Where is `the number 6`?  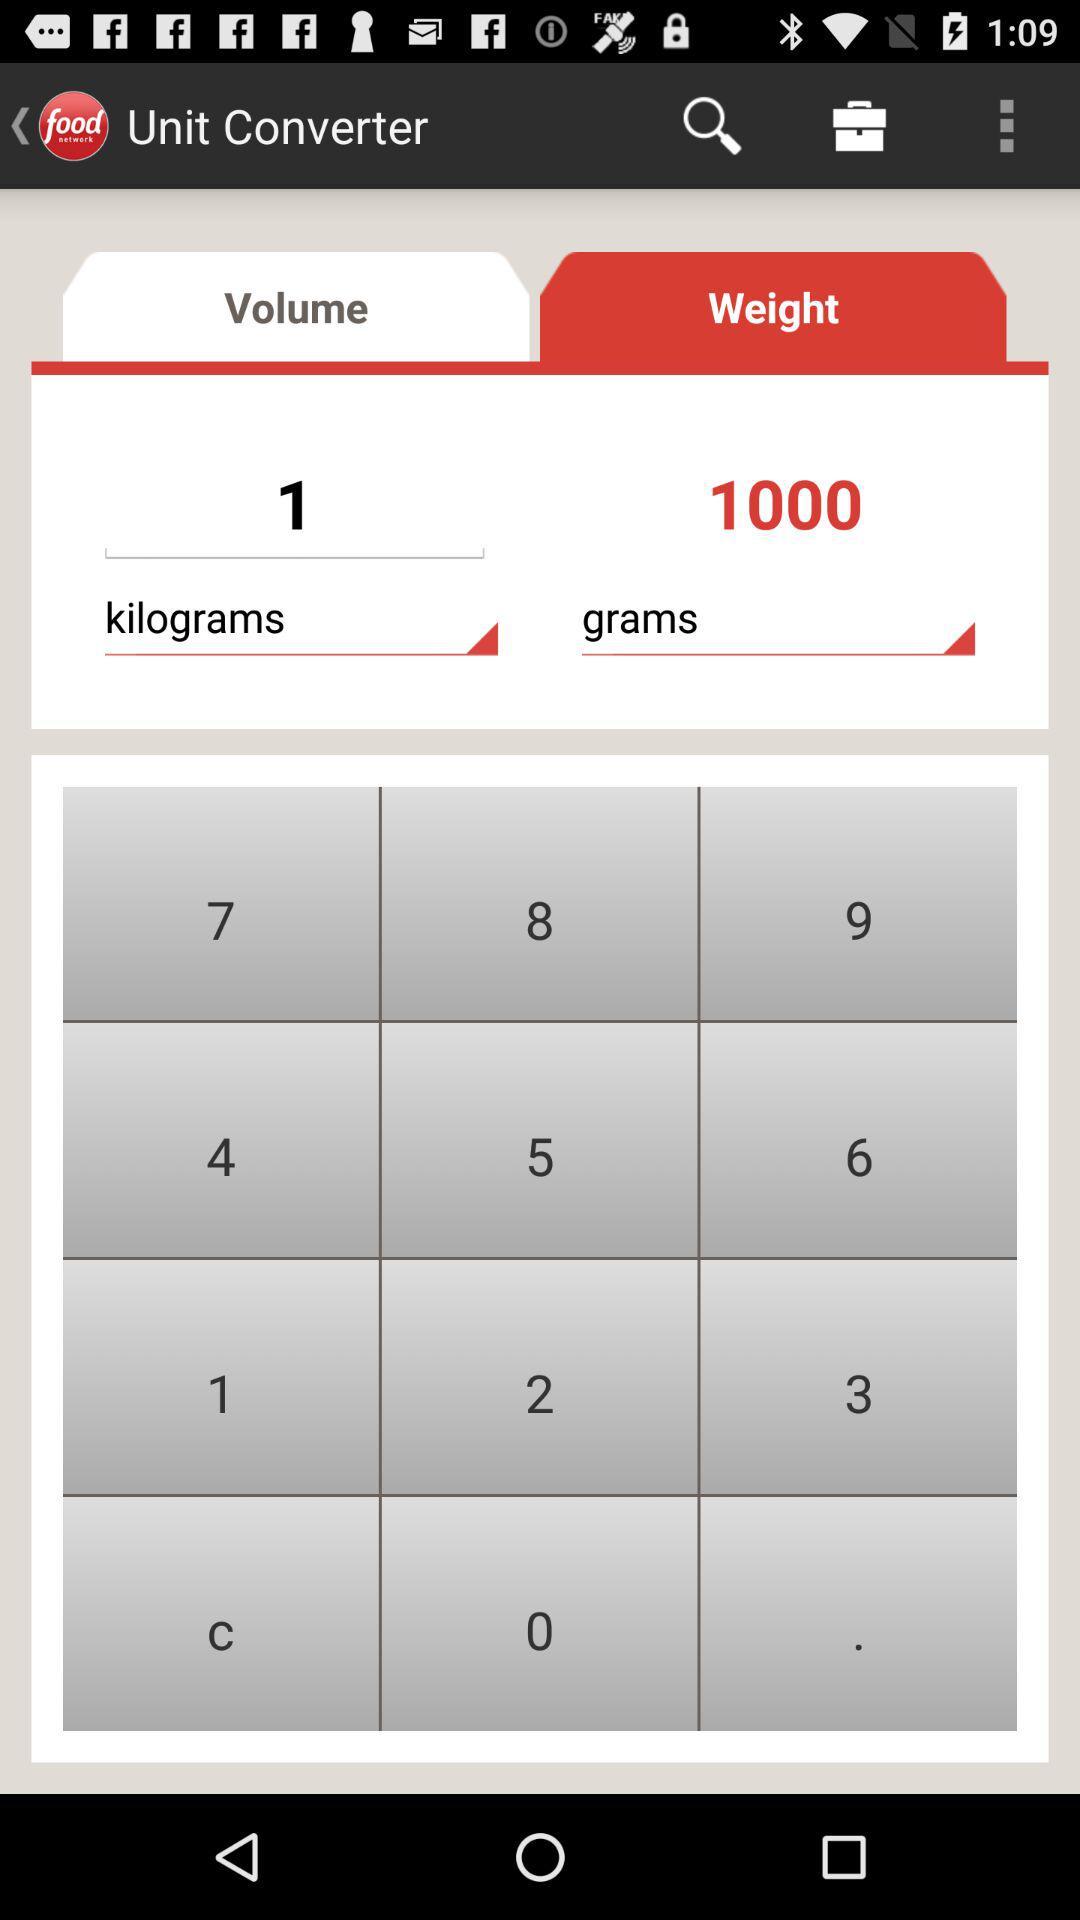
the number 6 is located at coordinates (858, 1140).